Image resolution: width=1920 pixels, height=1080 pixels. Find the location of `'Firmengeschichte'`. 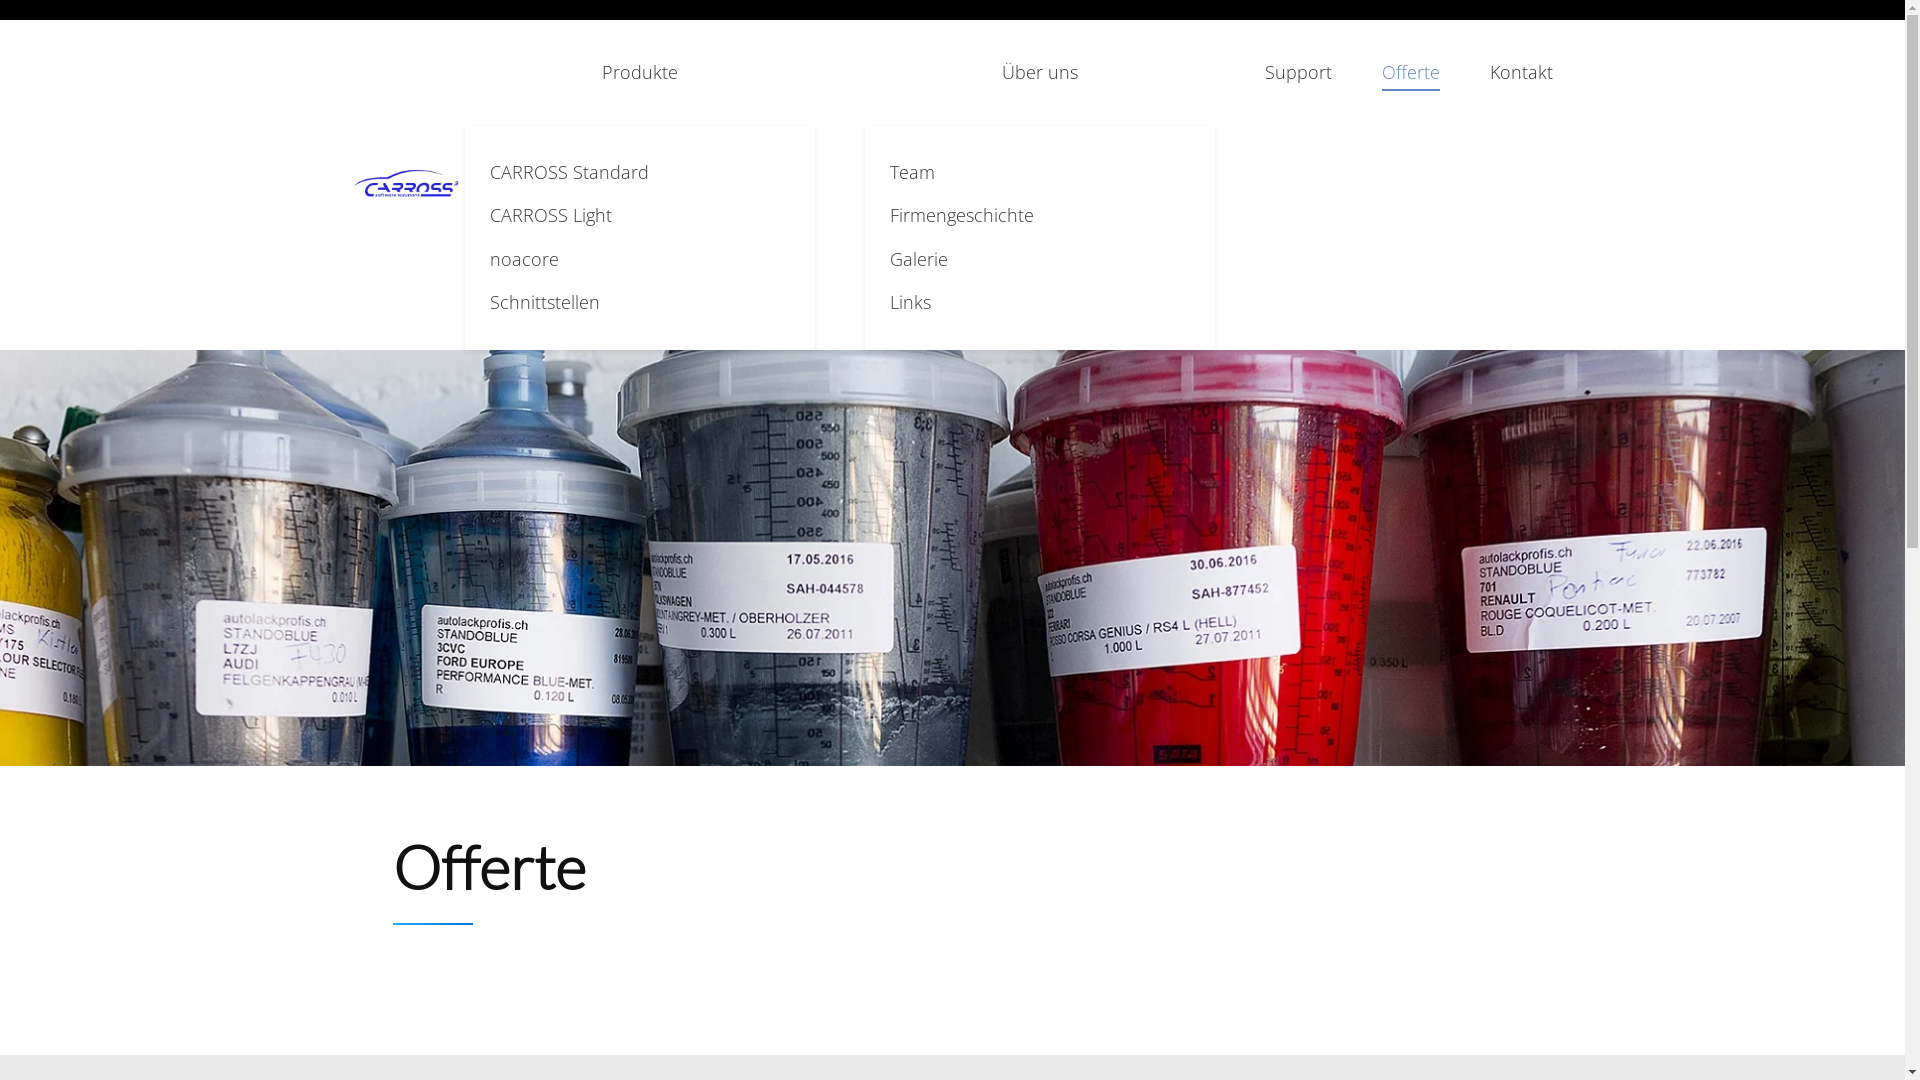

'Firmengeschichte' is located at coordinates (1040, 215).